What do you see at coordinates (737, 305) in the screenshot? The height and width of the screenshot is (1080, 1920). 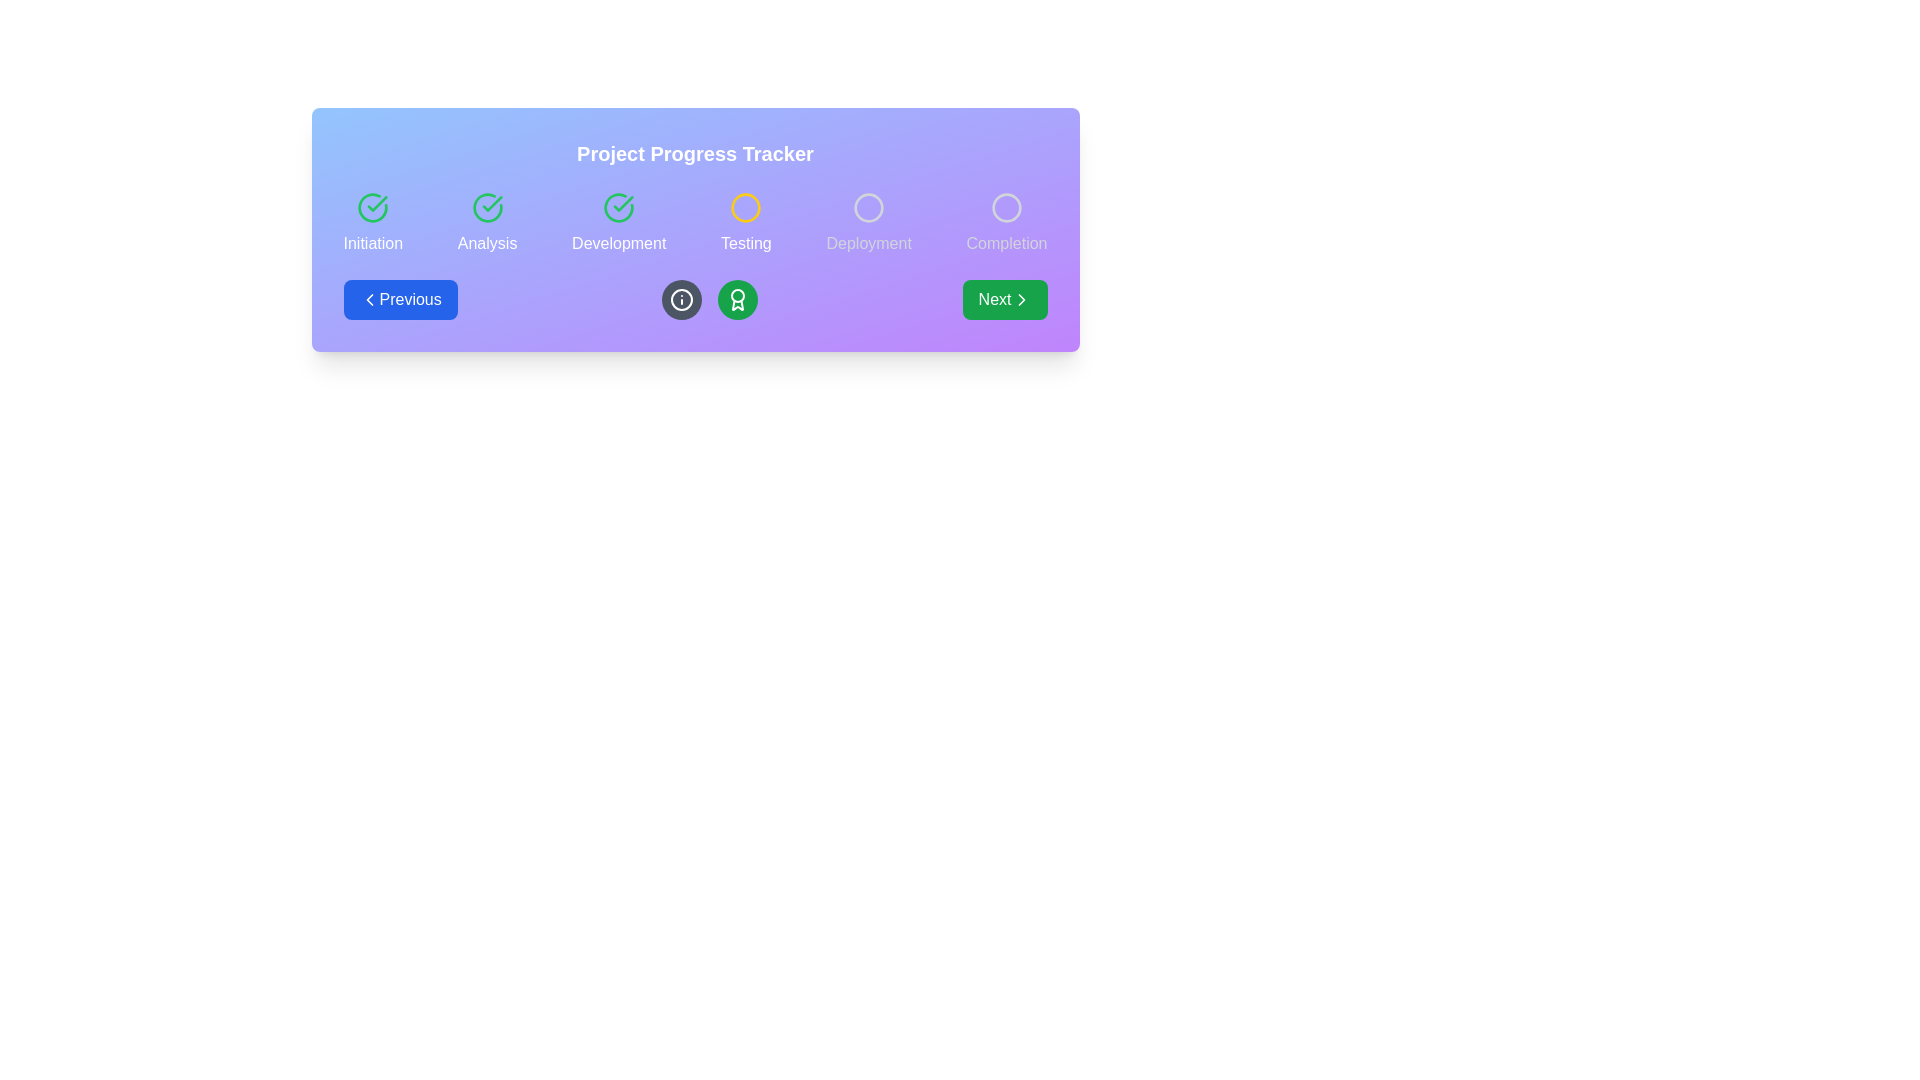 I see `the SVG-based graphical element representing achievement or milestone completion, located in the progress tracker interface below the 'Testing' step` at bounding box center [737, 305].